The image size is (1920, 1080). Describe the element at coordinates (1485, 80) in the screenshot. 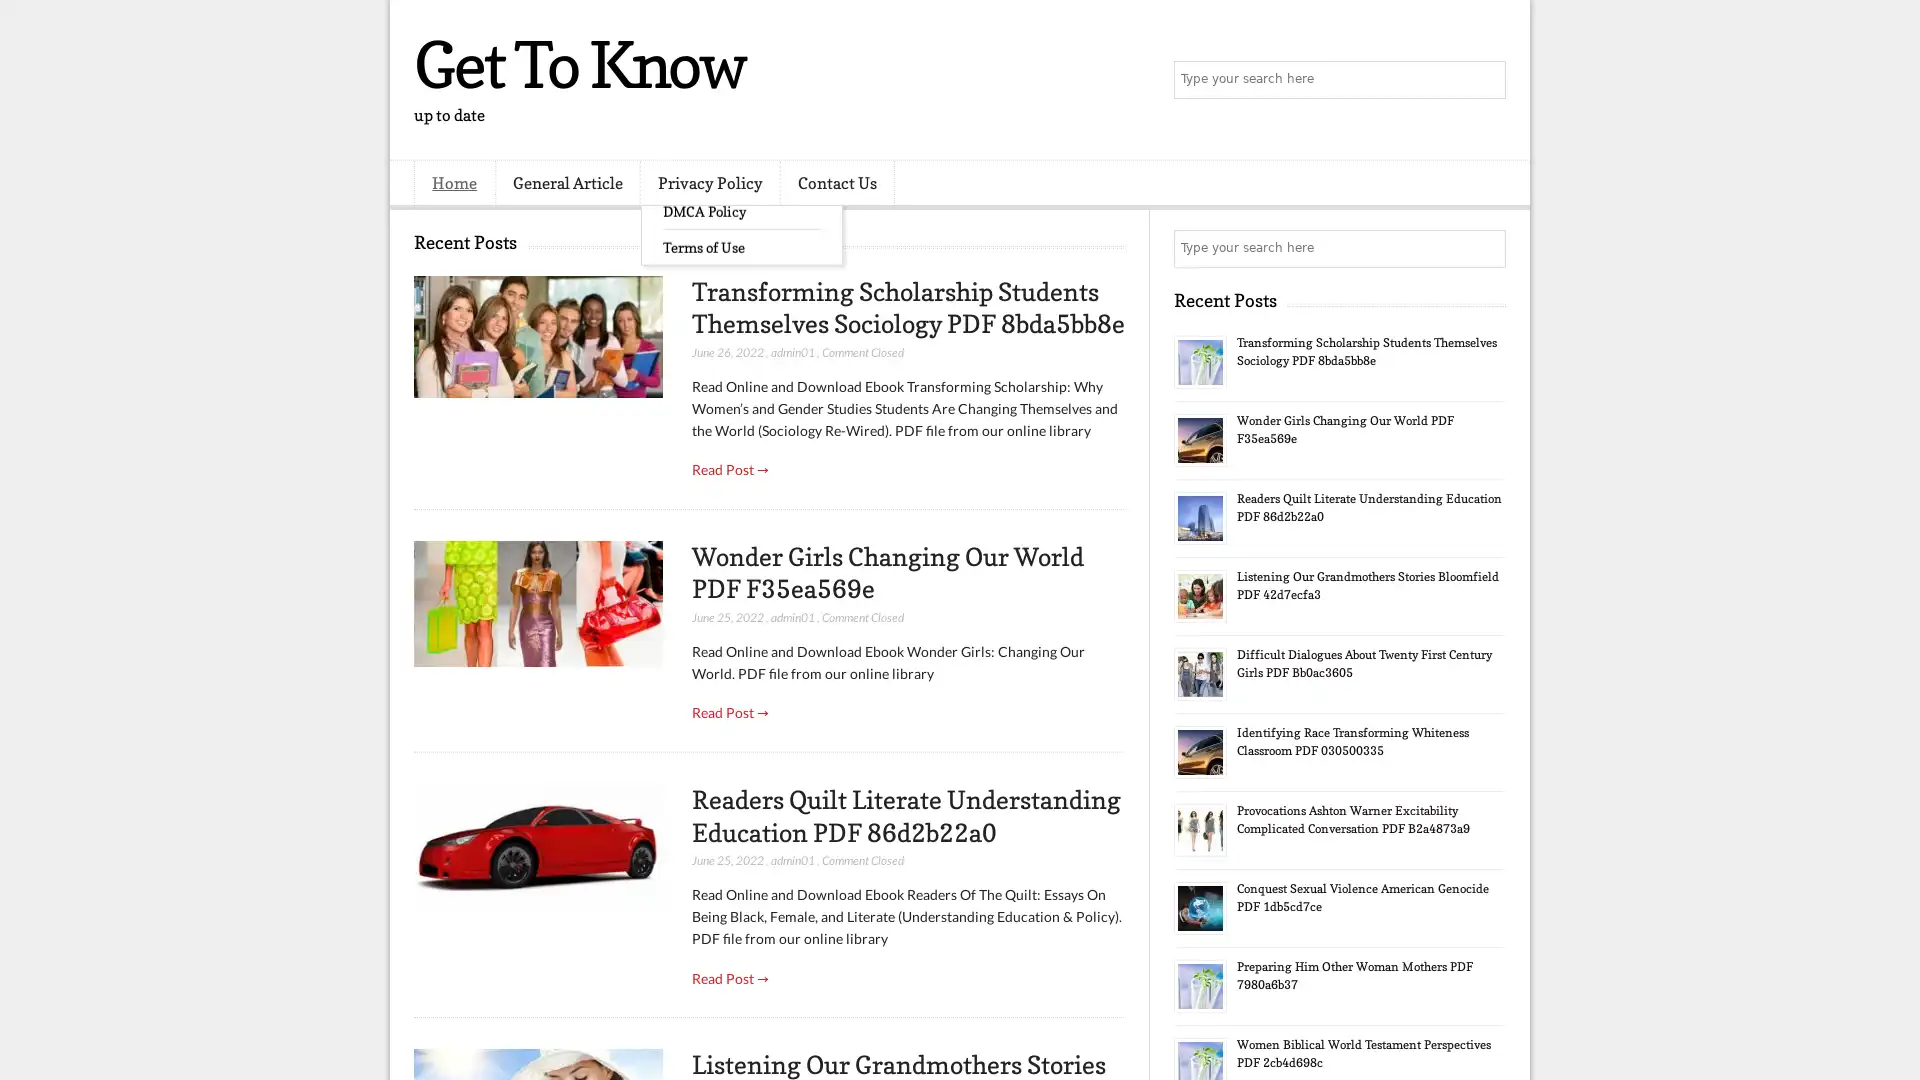

I see `Search` at that location.